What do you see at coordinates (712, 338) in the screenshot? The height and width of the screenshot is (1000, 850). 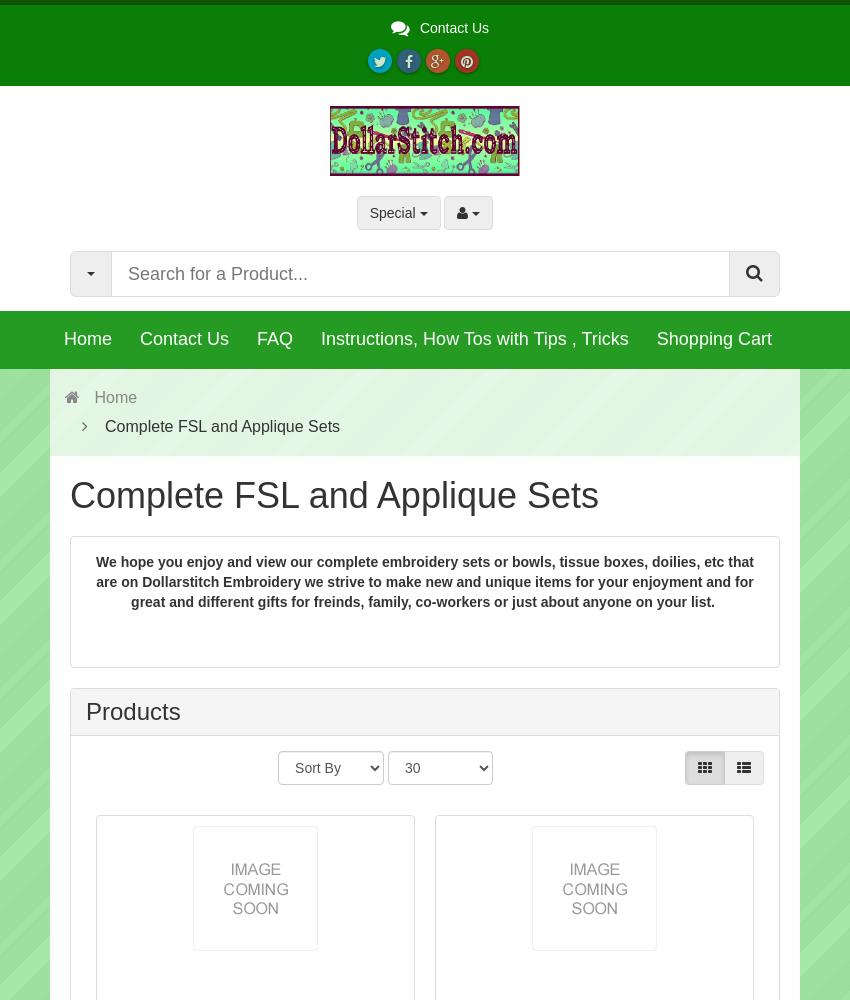 I see `'Shopping Cart'` at bounding box center [712, 338].